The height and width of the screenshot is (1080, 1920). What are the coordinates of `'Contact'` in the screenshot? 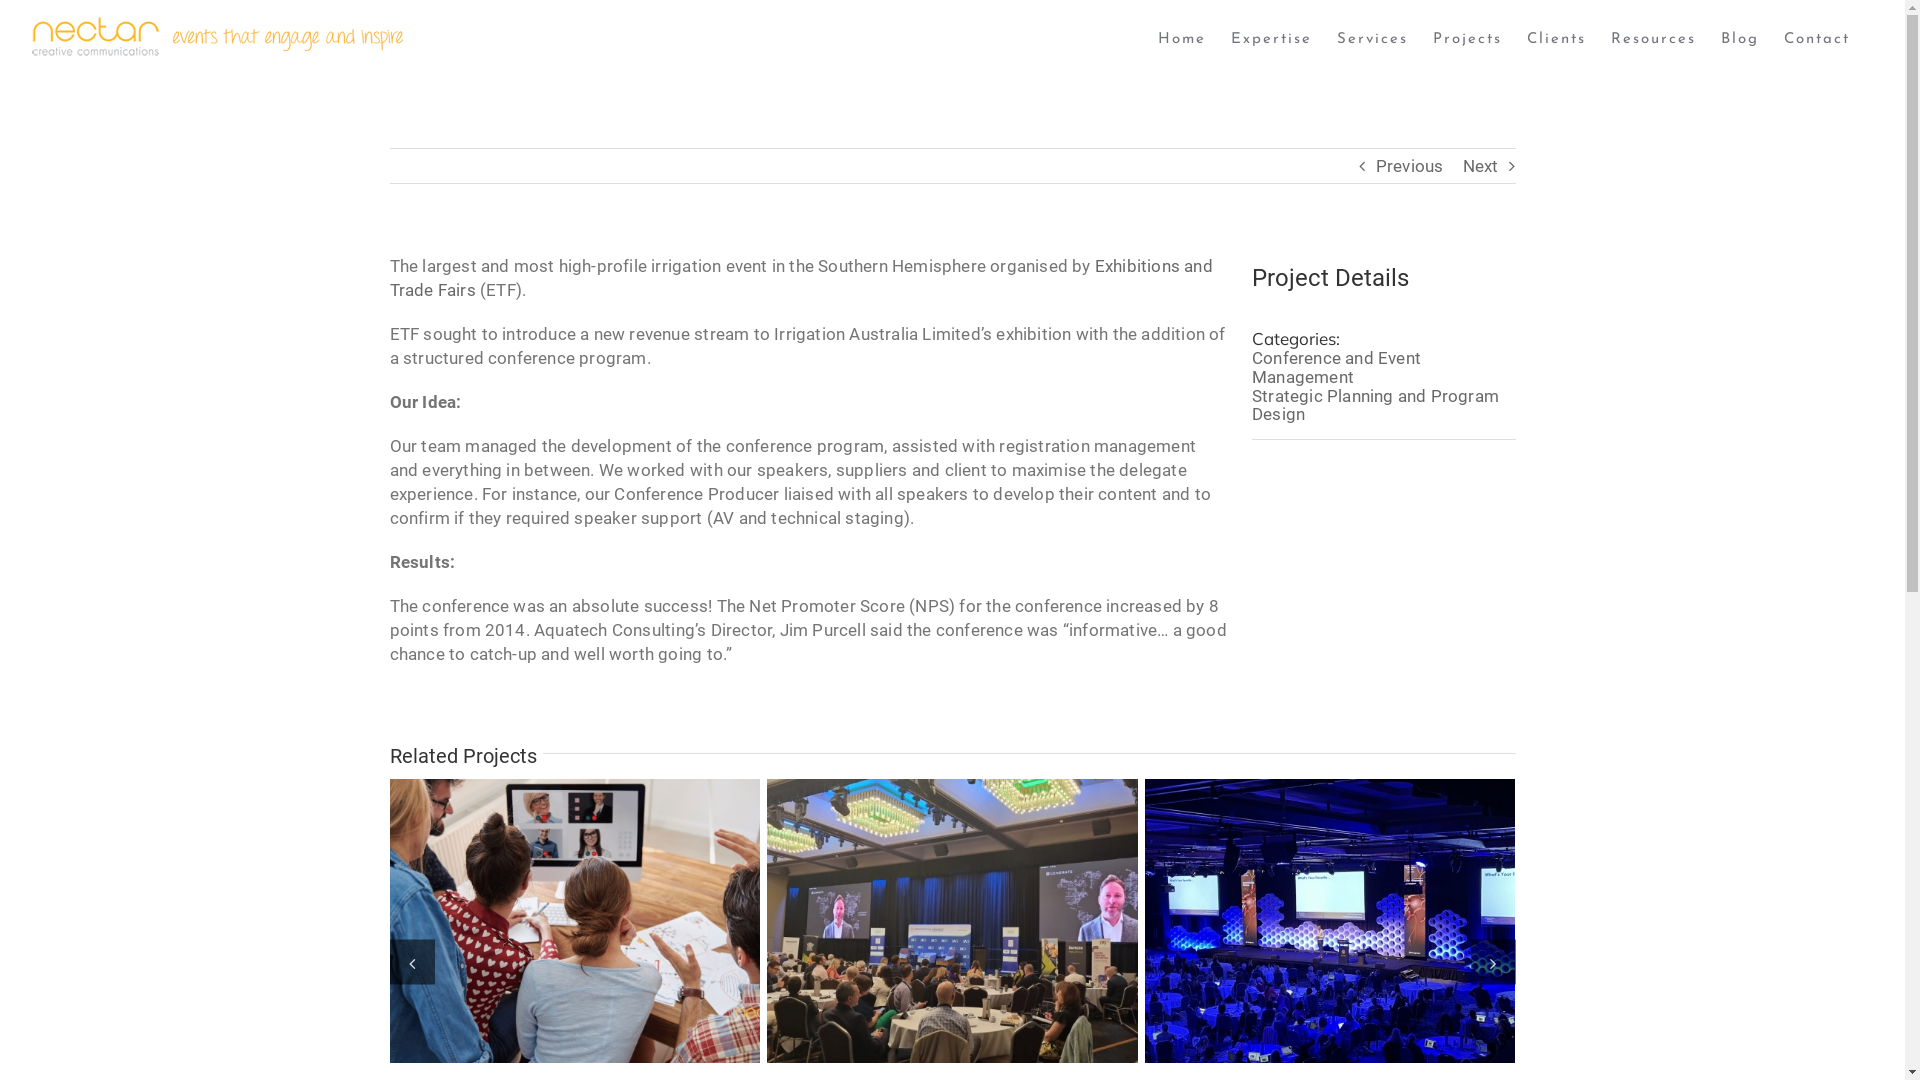 It's located at (1817, 38).